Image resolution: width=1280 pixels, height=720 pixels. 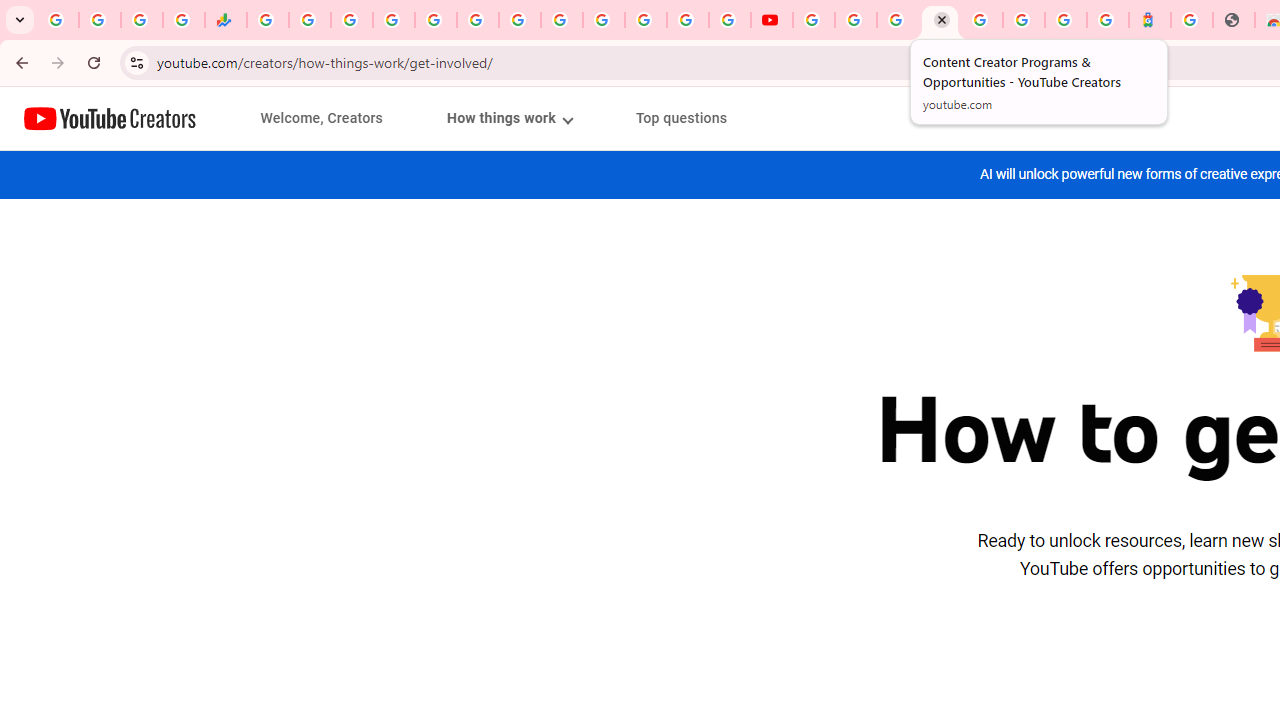 What do you see at coordinates (681, 118) in the screenshot?
I see `'Top questions'` at bounding box center [681, 118].